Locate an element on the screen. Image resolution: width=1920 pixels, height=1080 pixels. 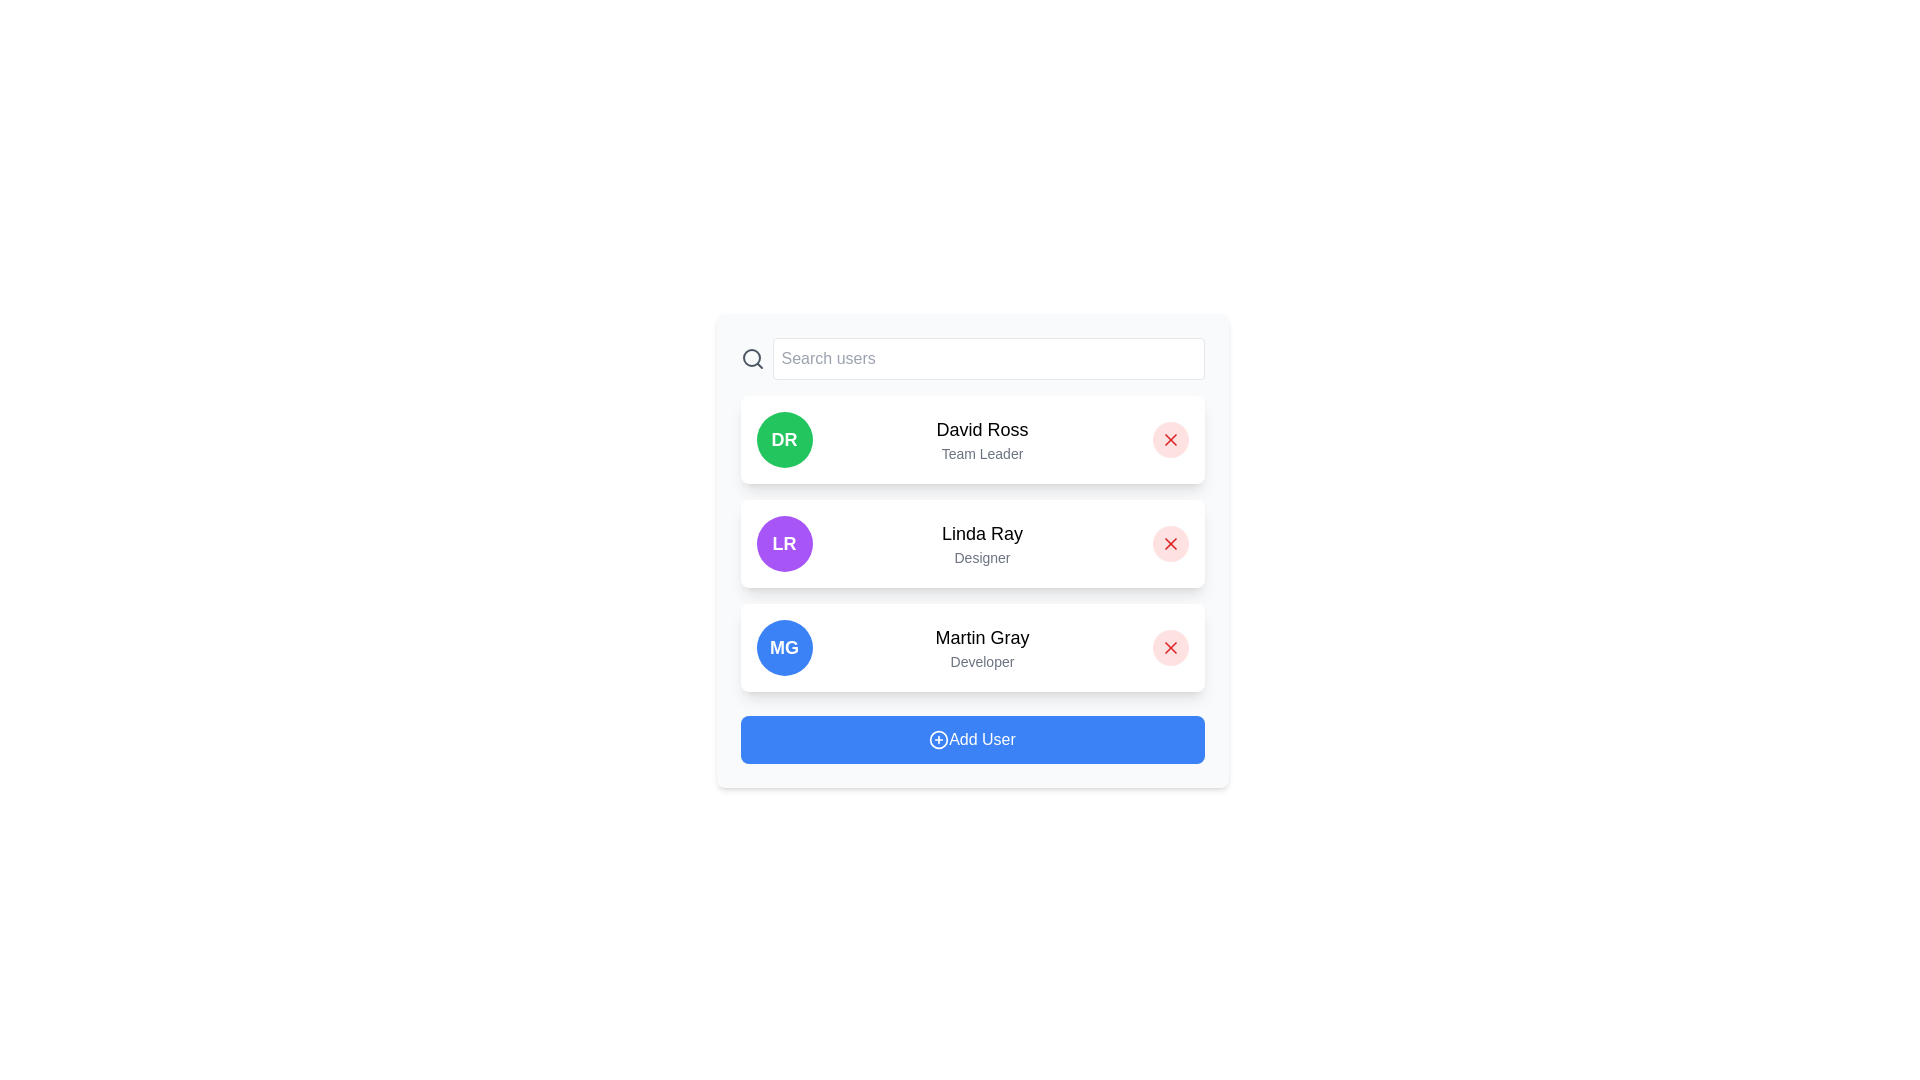
the red circular close button with a white 'X' icon is located at coordinates (1170, 648).